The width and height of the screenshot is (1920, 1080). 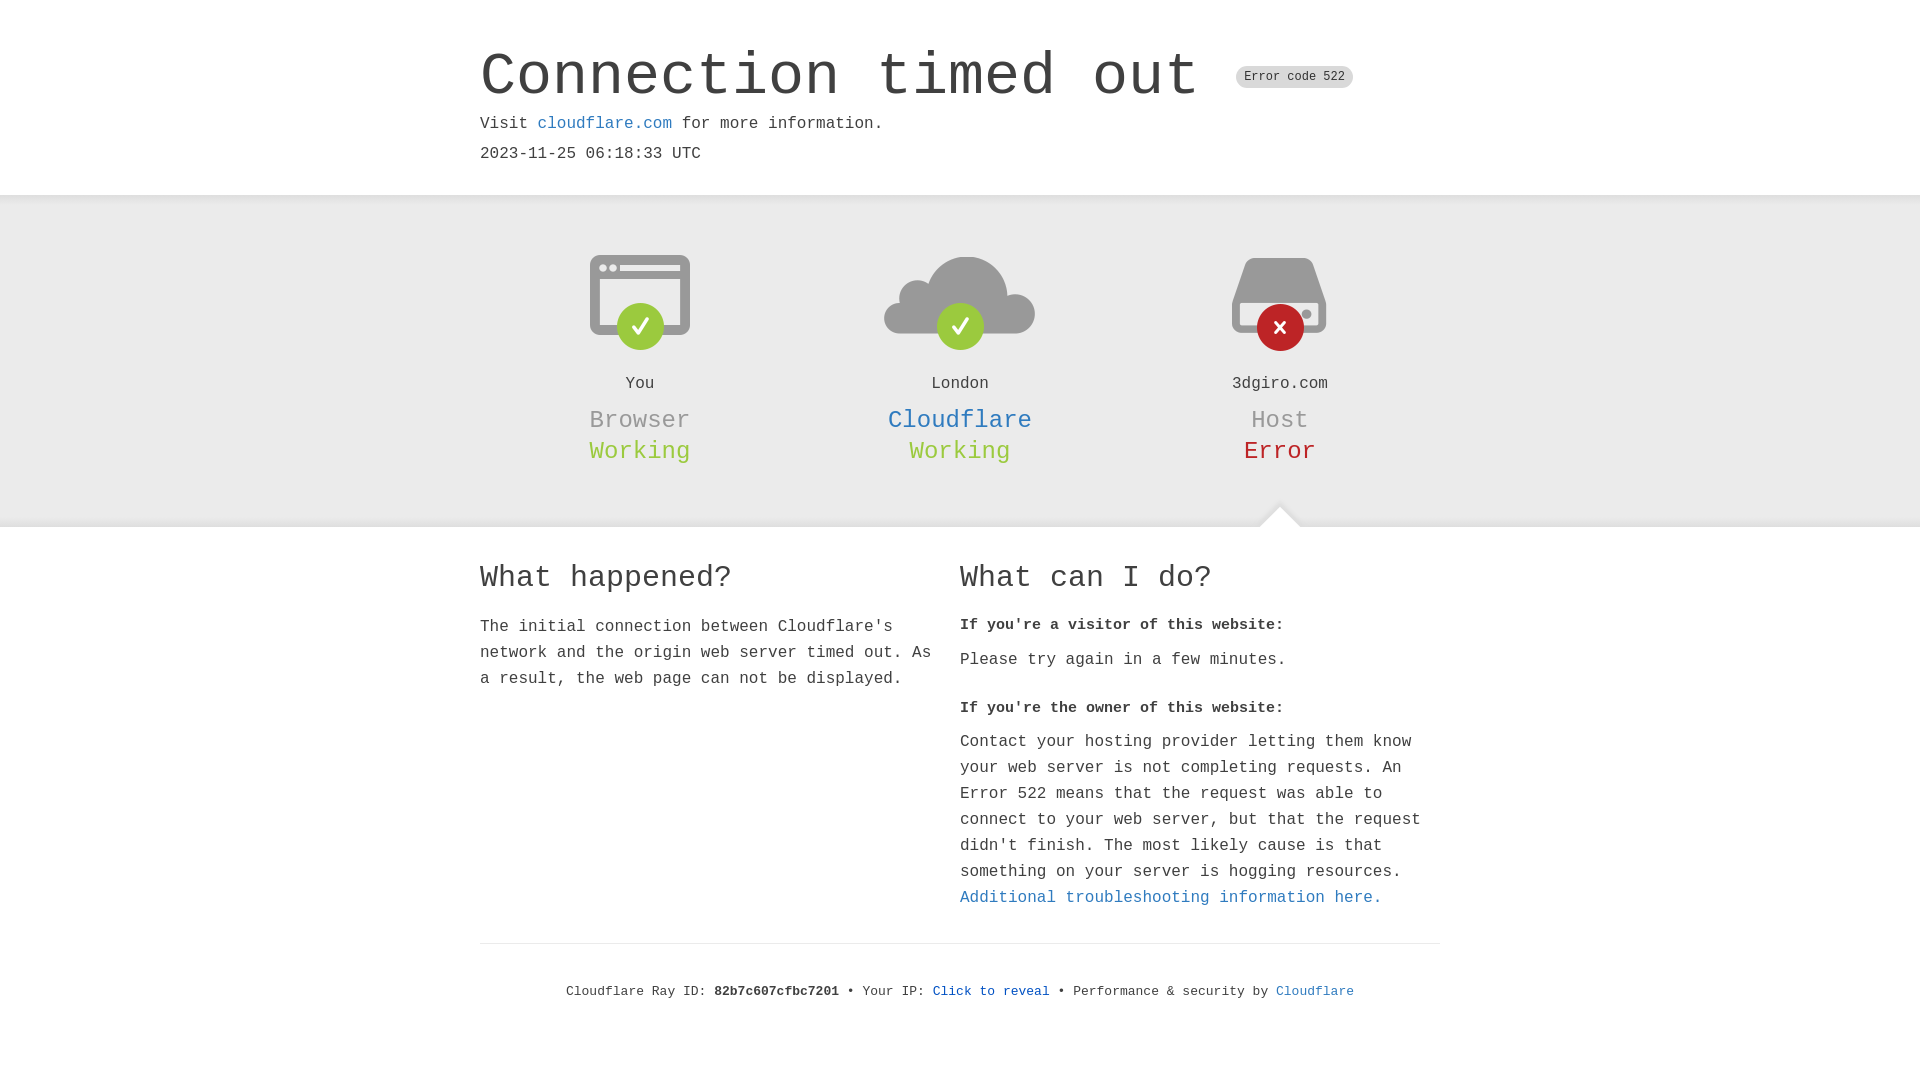 What do you see at coordinates (931, 991) in the screenshot?
I see `'Click to reveal'` at bounding box center [931, 991].